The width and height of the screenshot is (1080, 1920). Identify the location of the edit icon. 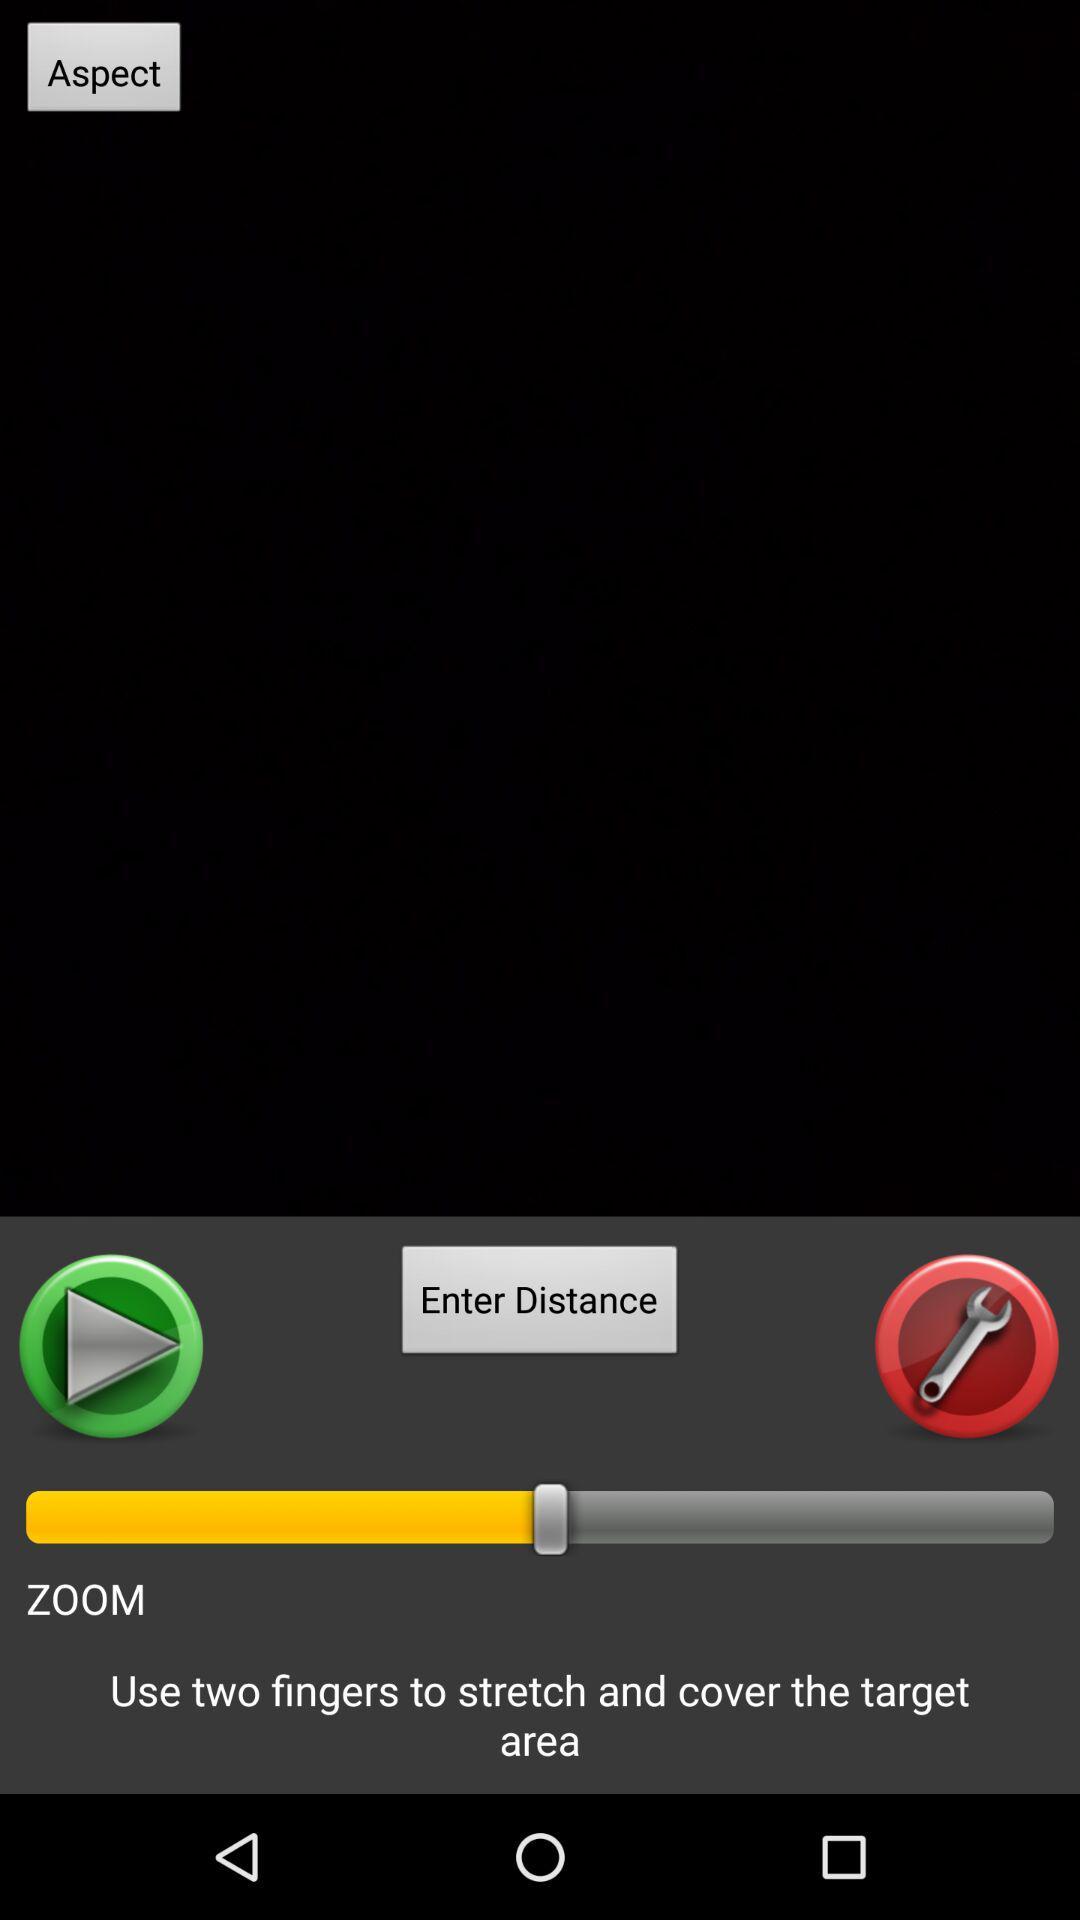
(966, 1442).